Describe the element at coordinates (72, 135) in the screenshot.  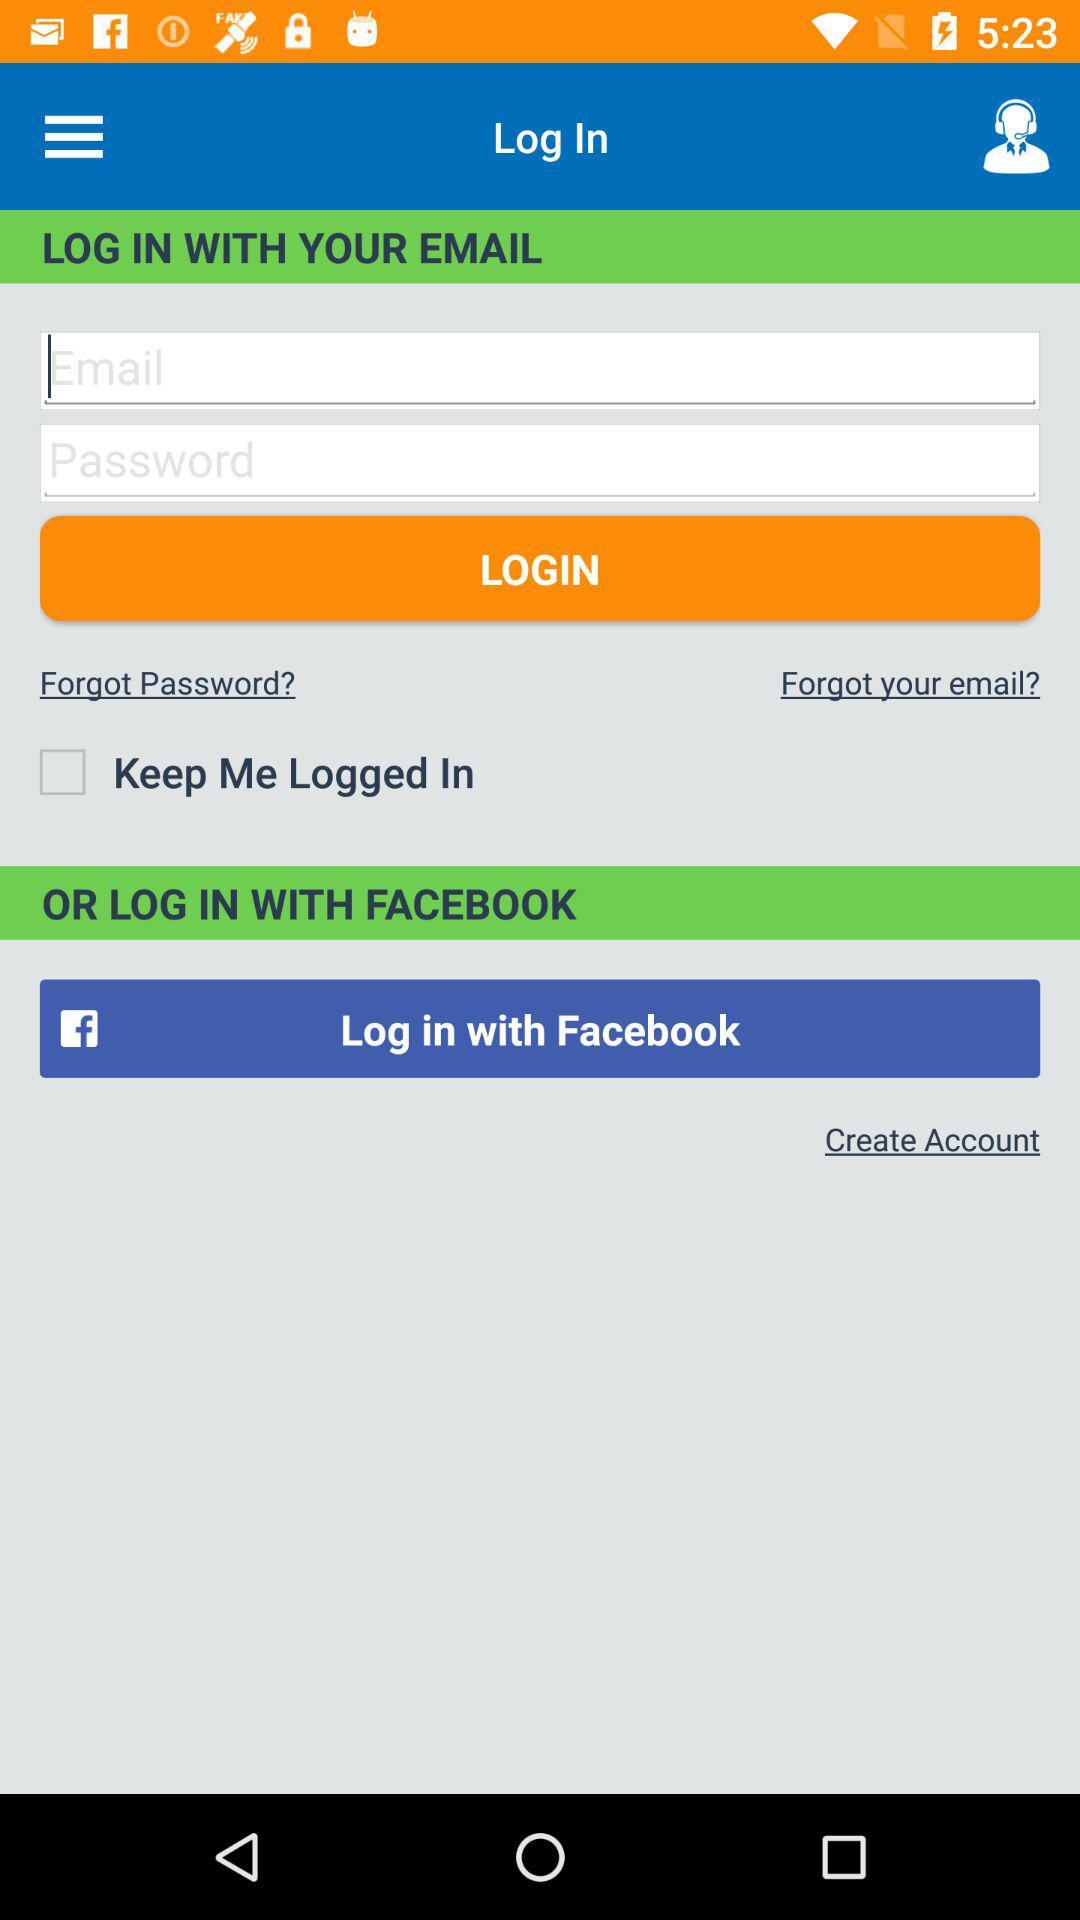
I see `icon to the left of the log in item` at that location.